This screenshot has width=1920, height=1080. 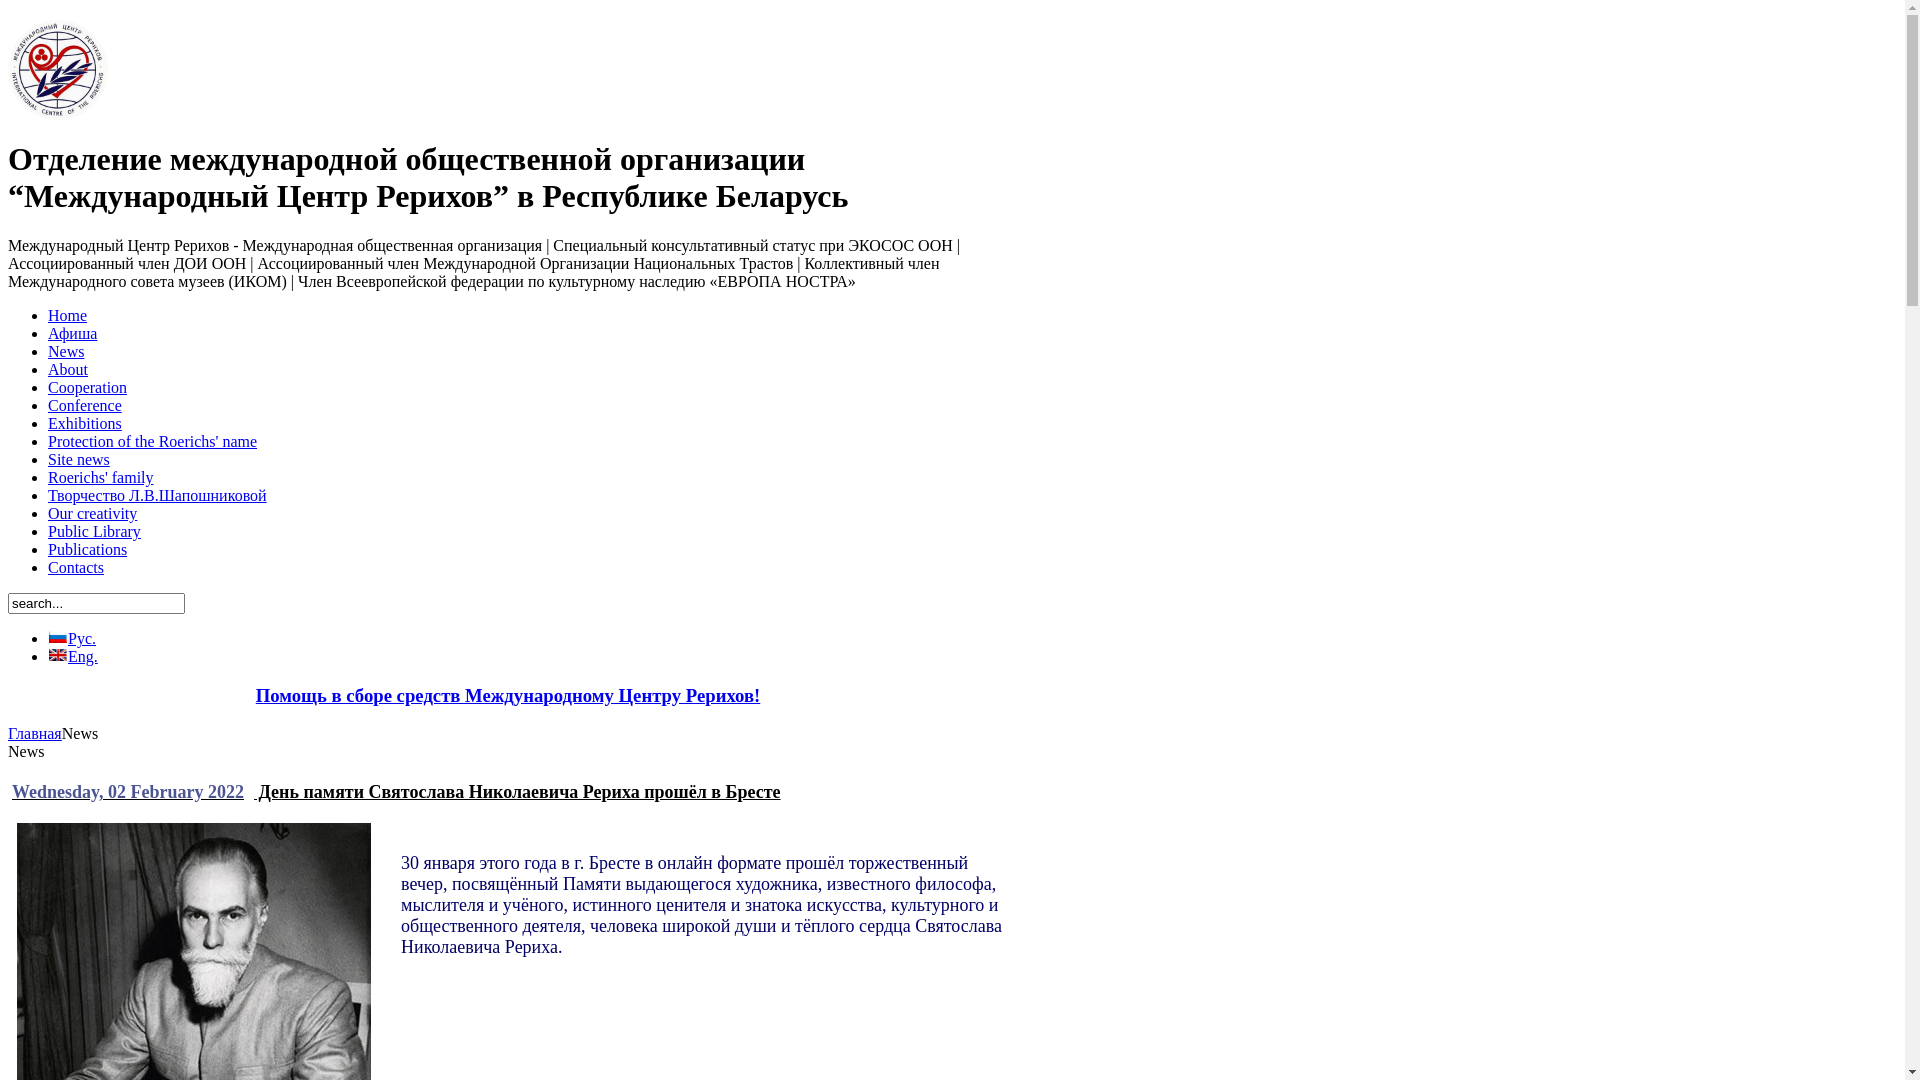 I want to click on 'Site news', so click(x=78, y=459).